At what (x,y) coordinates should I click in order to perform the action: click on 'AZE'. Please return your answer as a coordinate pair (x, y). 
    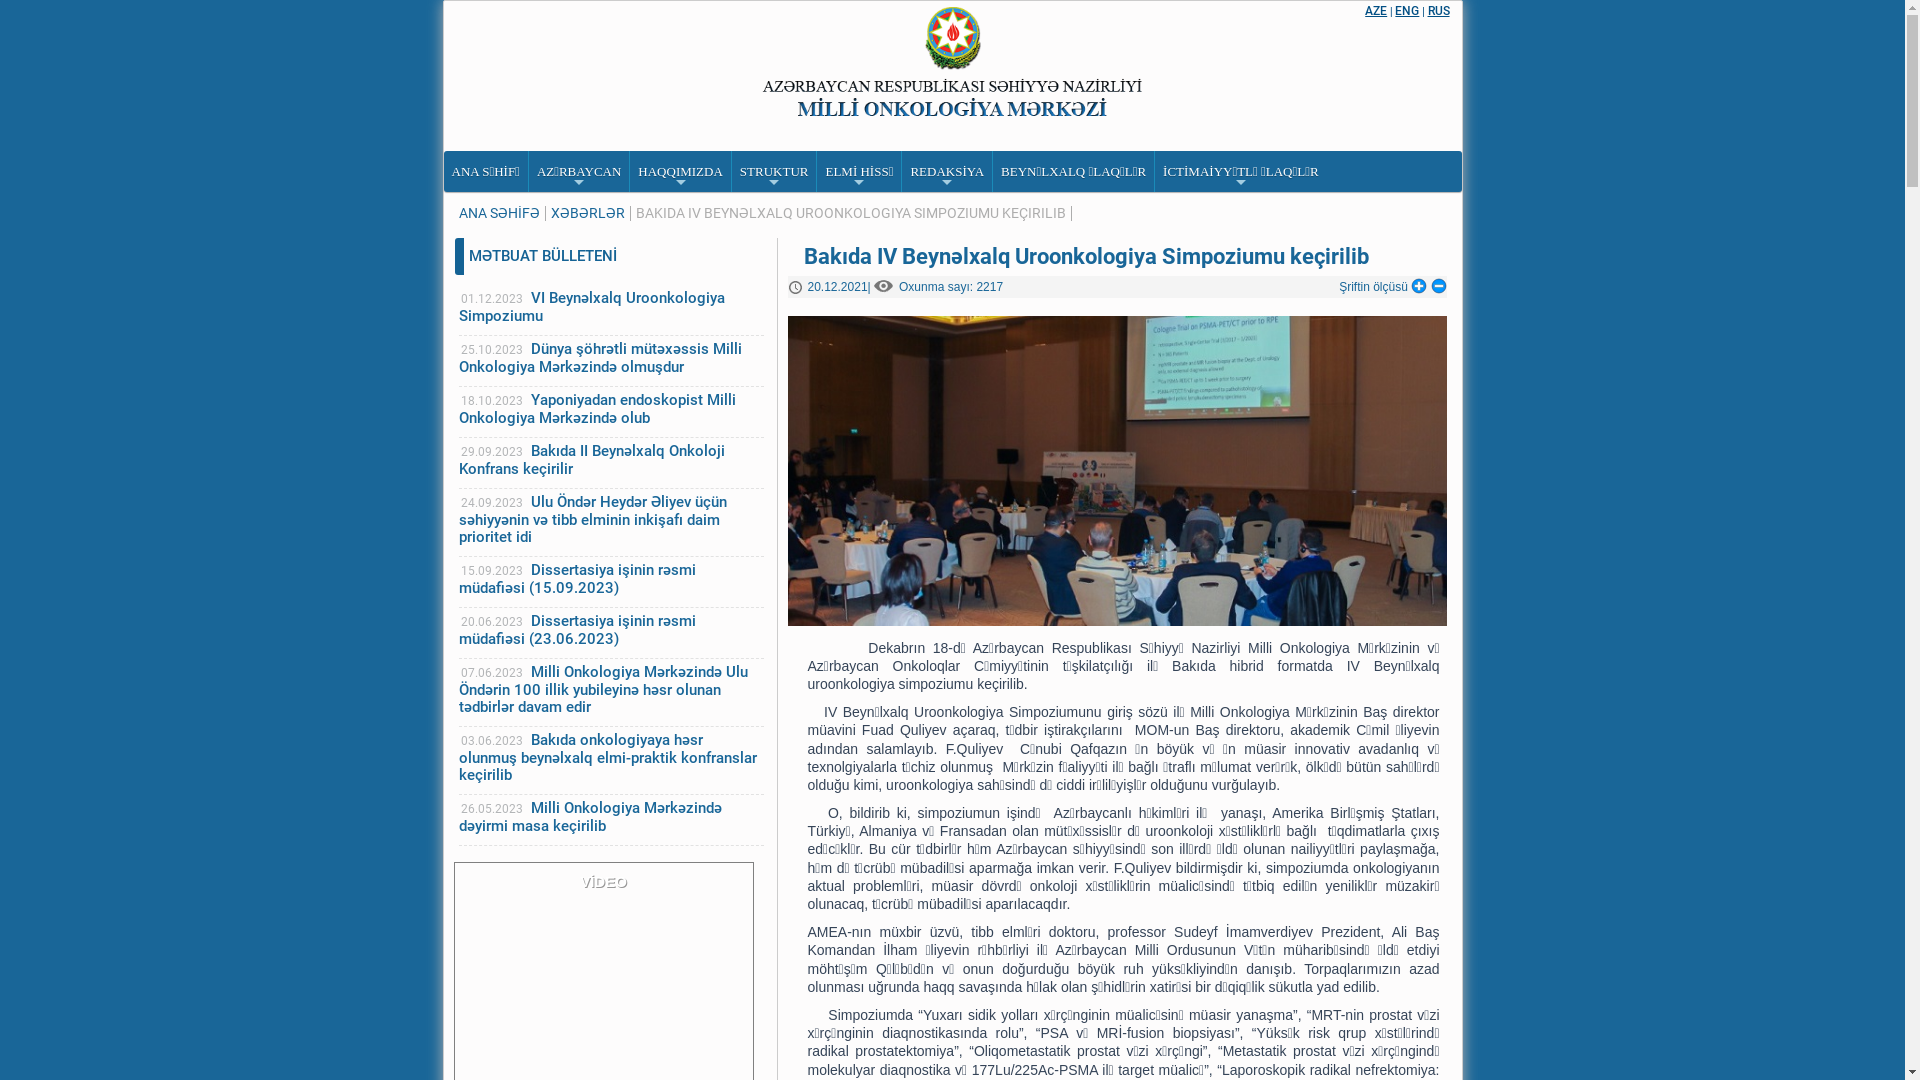
    Looking at the image, I should click on (1375, 11).